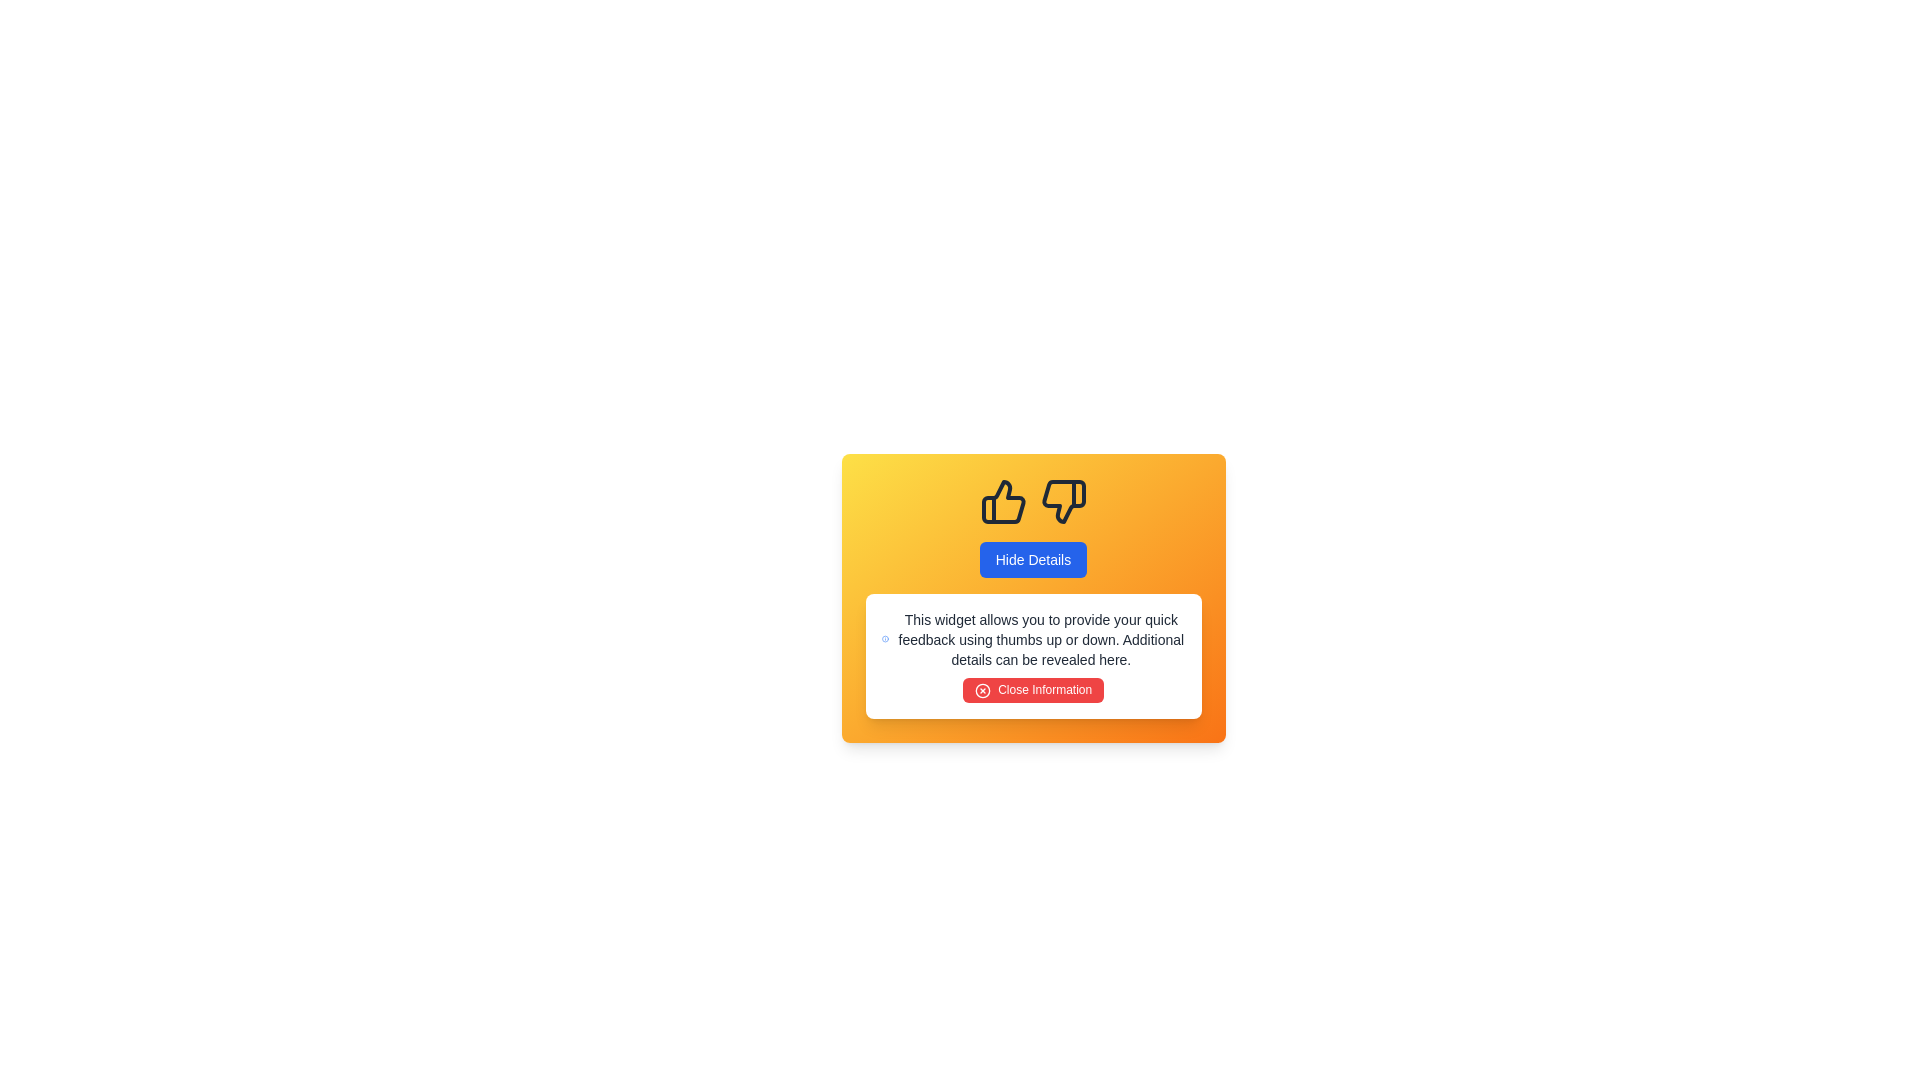 The image size is (1920, 1080). What do you see at coordinates (1003, 500) in the screenshot?
I see `the thumbs-up icon button with a black outline and neutral background` at bounding box center [1003, 500].